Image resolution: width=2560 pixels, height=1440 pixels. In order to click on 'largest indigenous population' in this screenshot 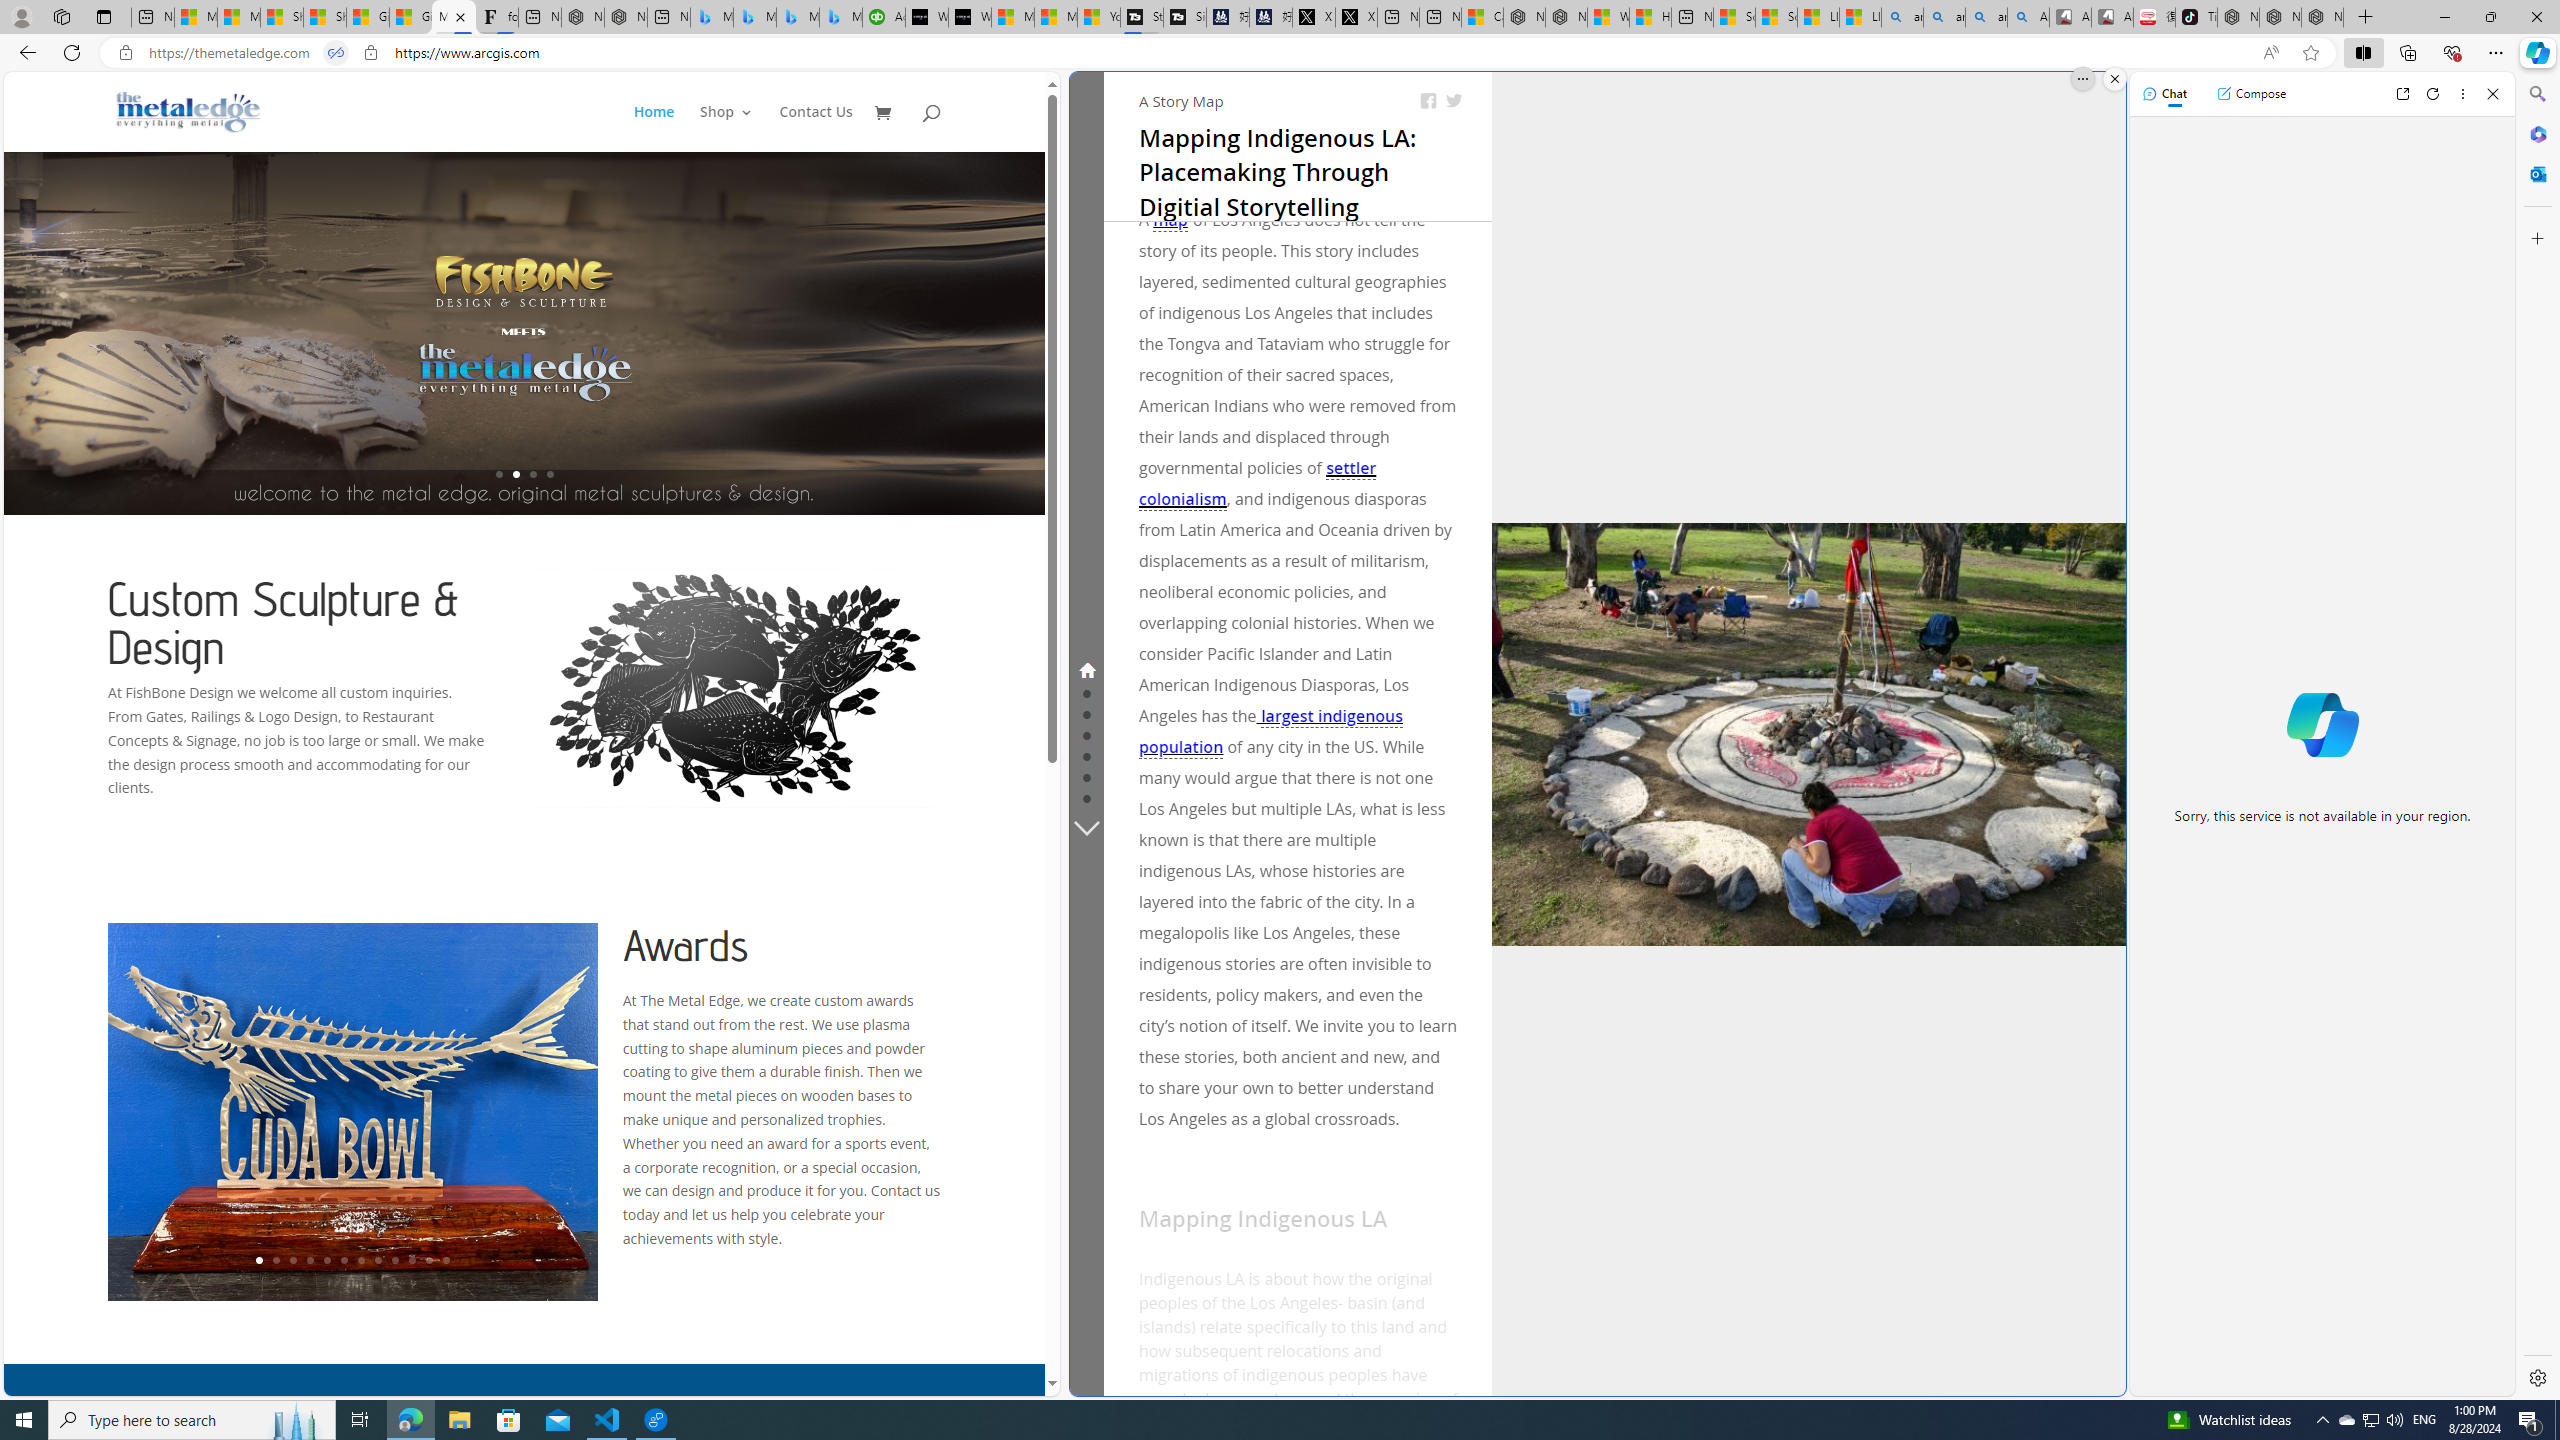, I will do `click(1271, 731)`.